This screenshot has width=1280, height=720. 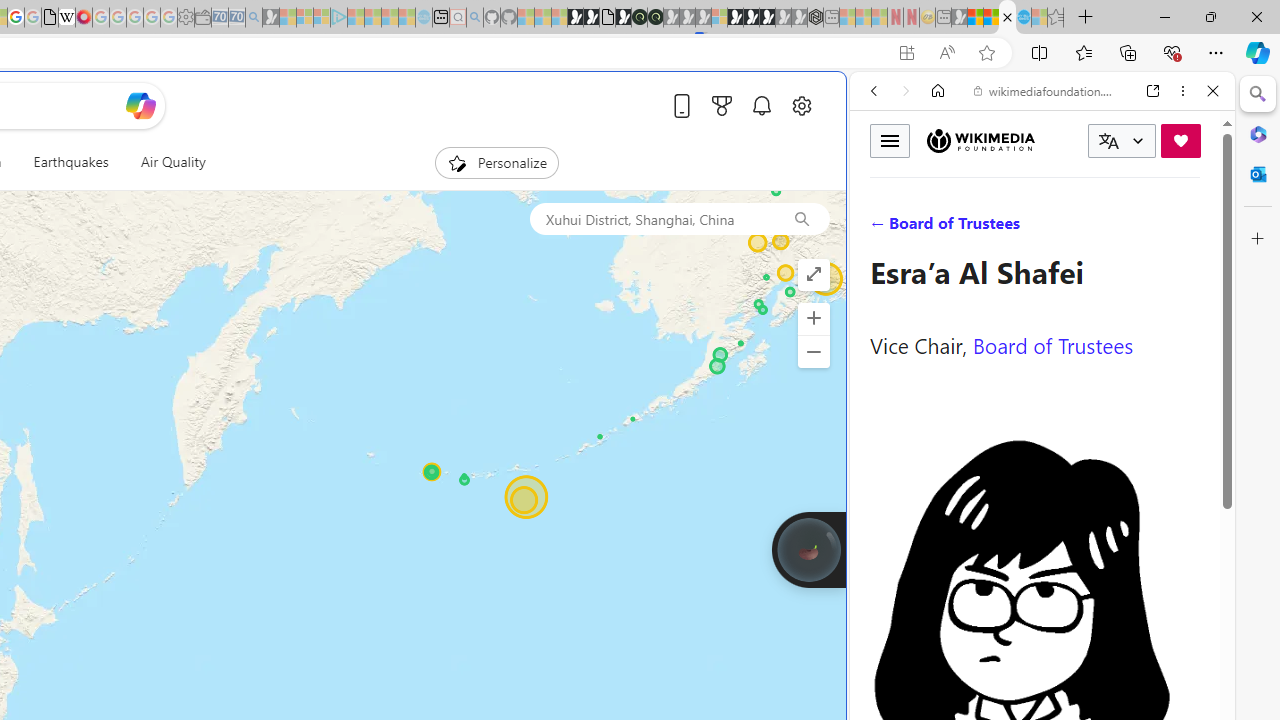 I want to click on 'SEARCH TOOLS', so click(x=1092, y=227).